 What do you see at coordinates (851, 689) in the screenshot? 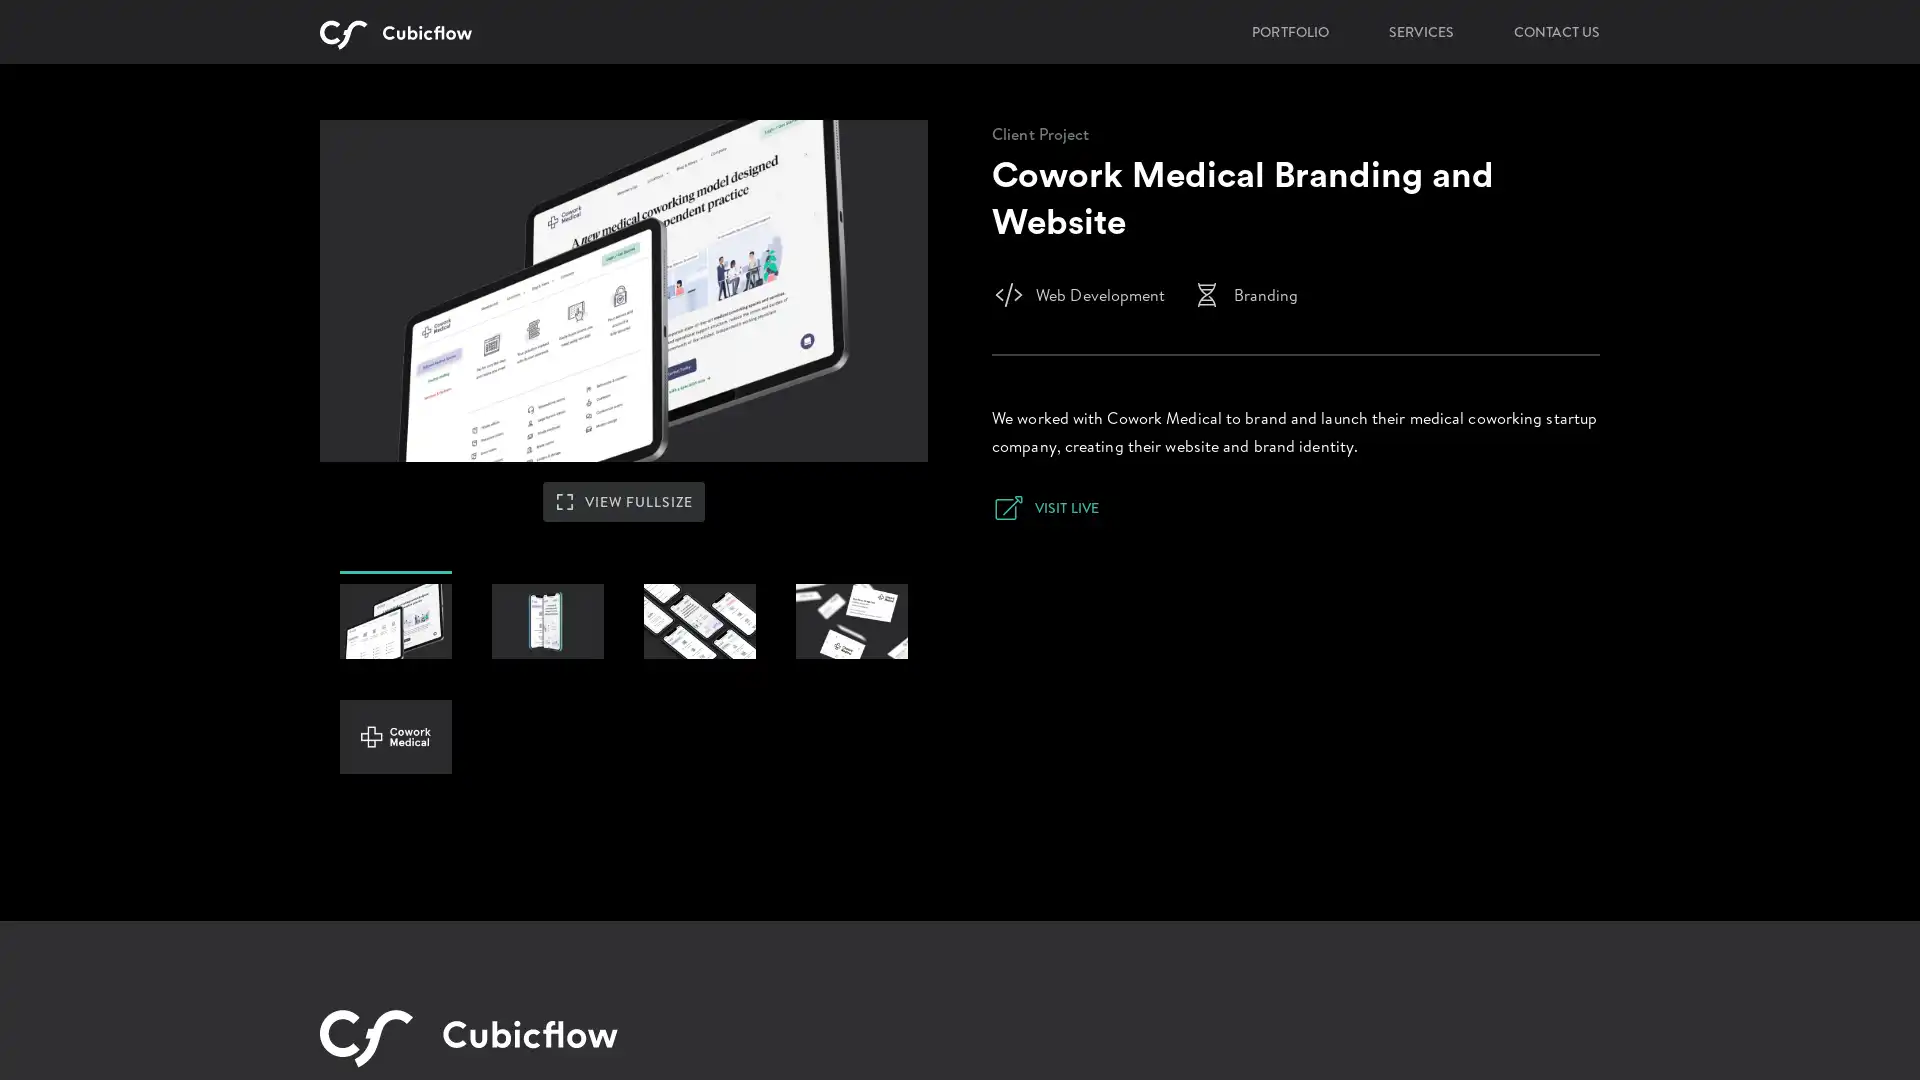
I see `#` at bounding box center [851, 689].